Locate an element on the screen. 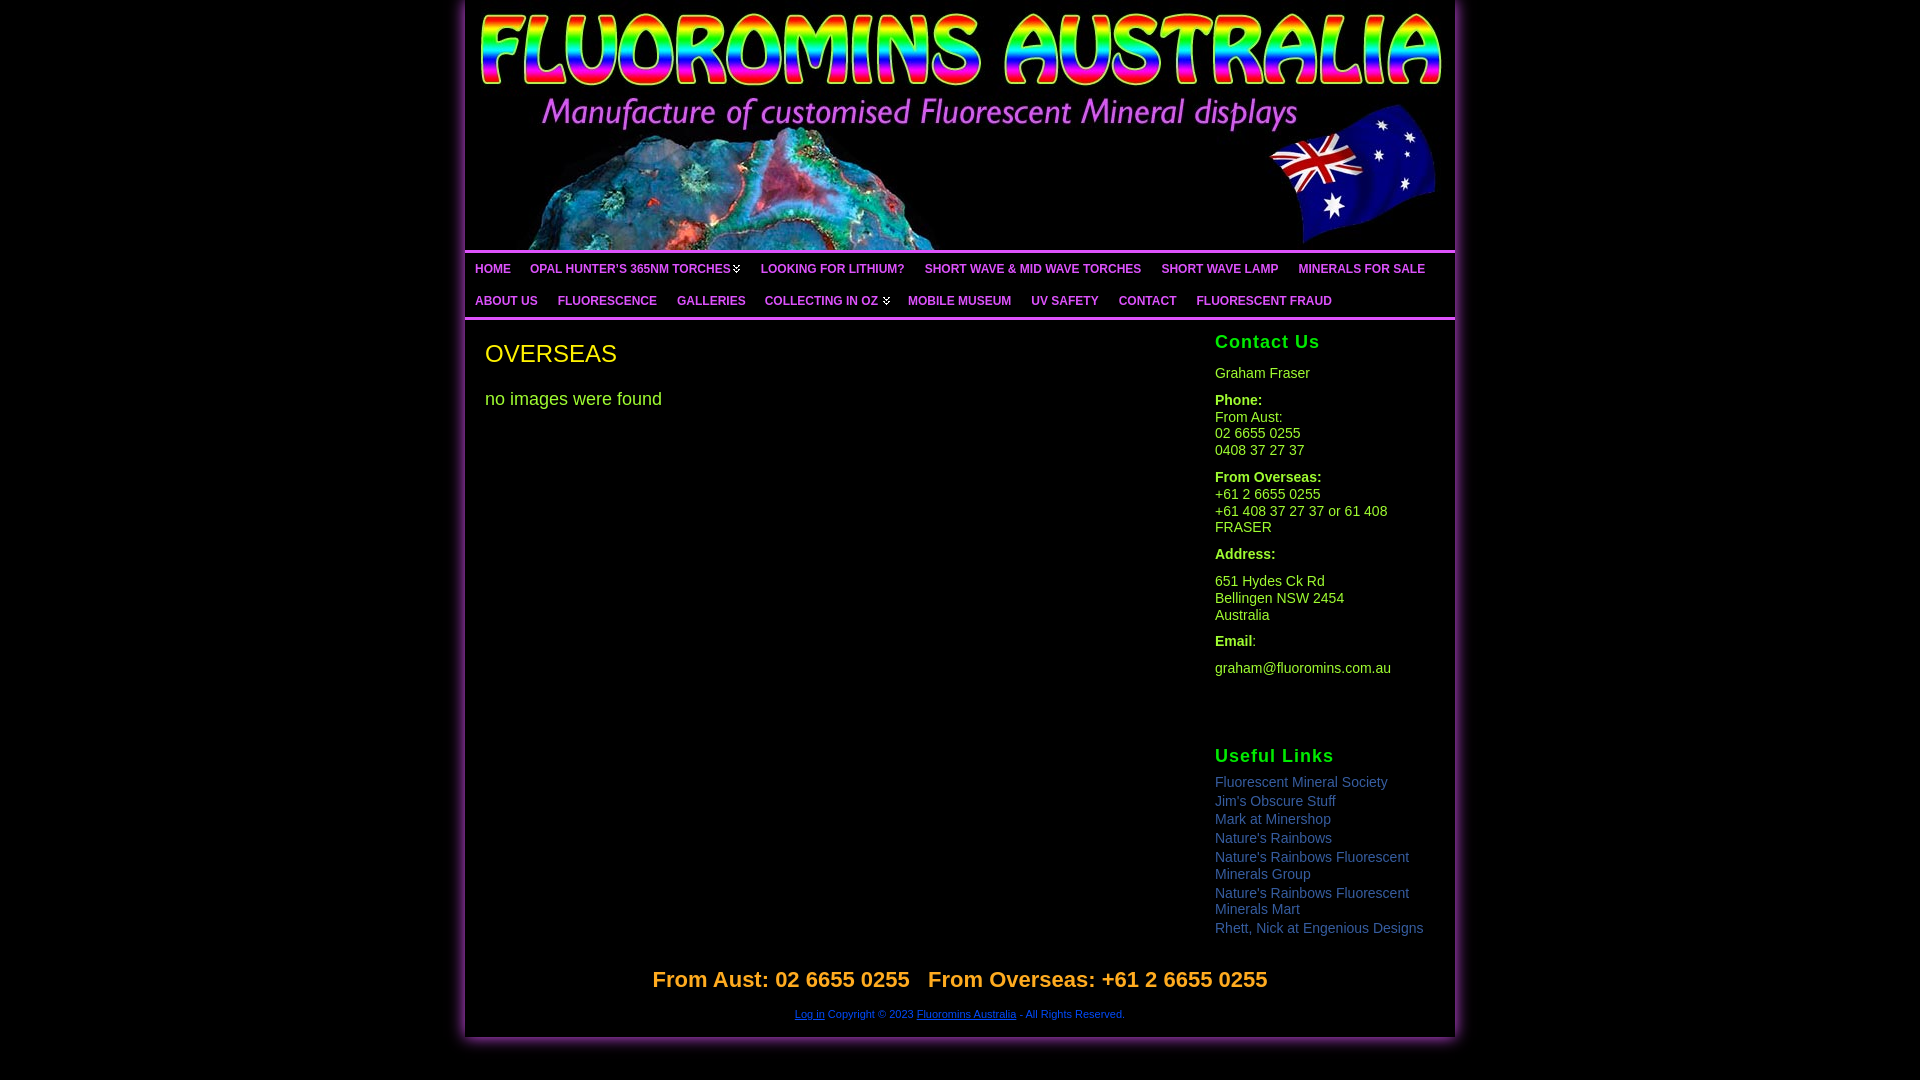 This screenshot has height=1080, width=1920. 'MINERALS FOR SALE' is located at coordinates (1360, 268).